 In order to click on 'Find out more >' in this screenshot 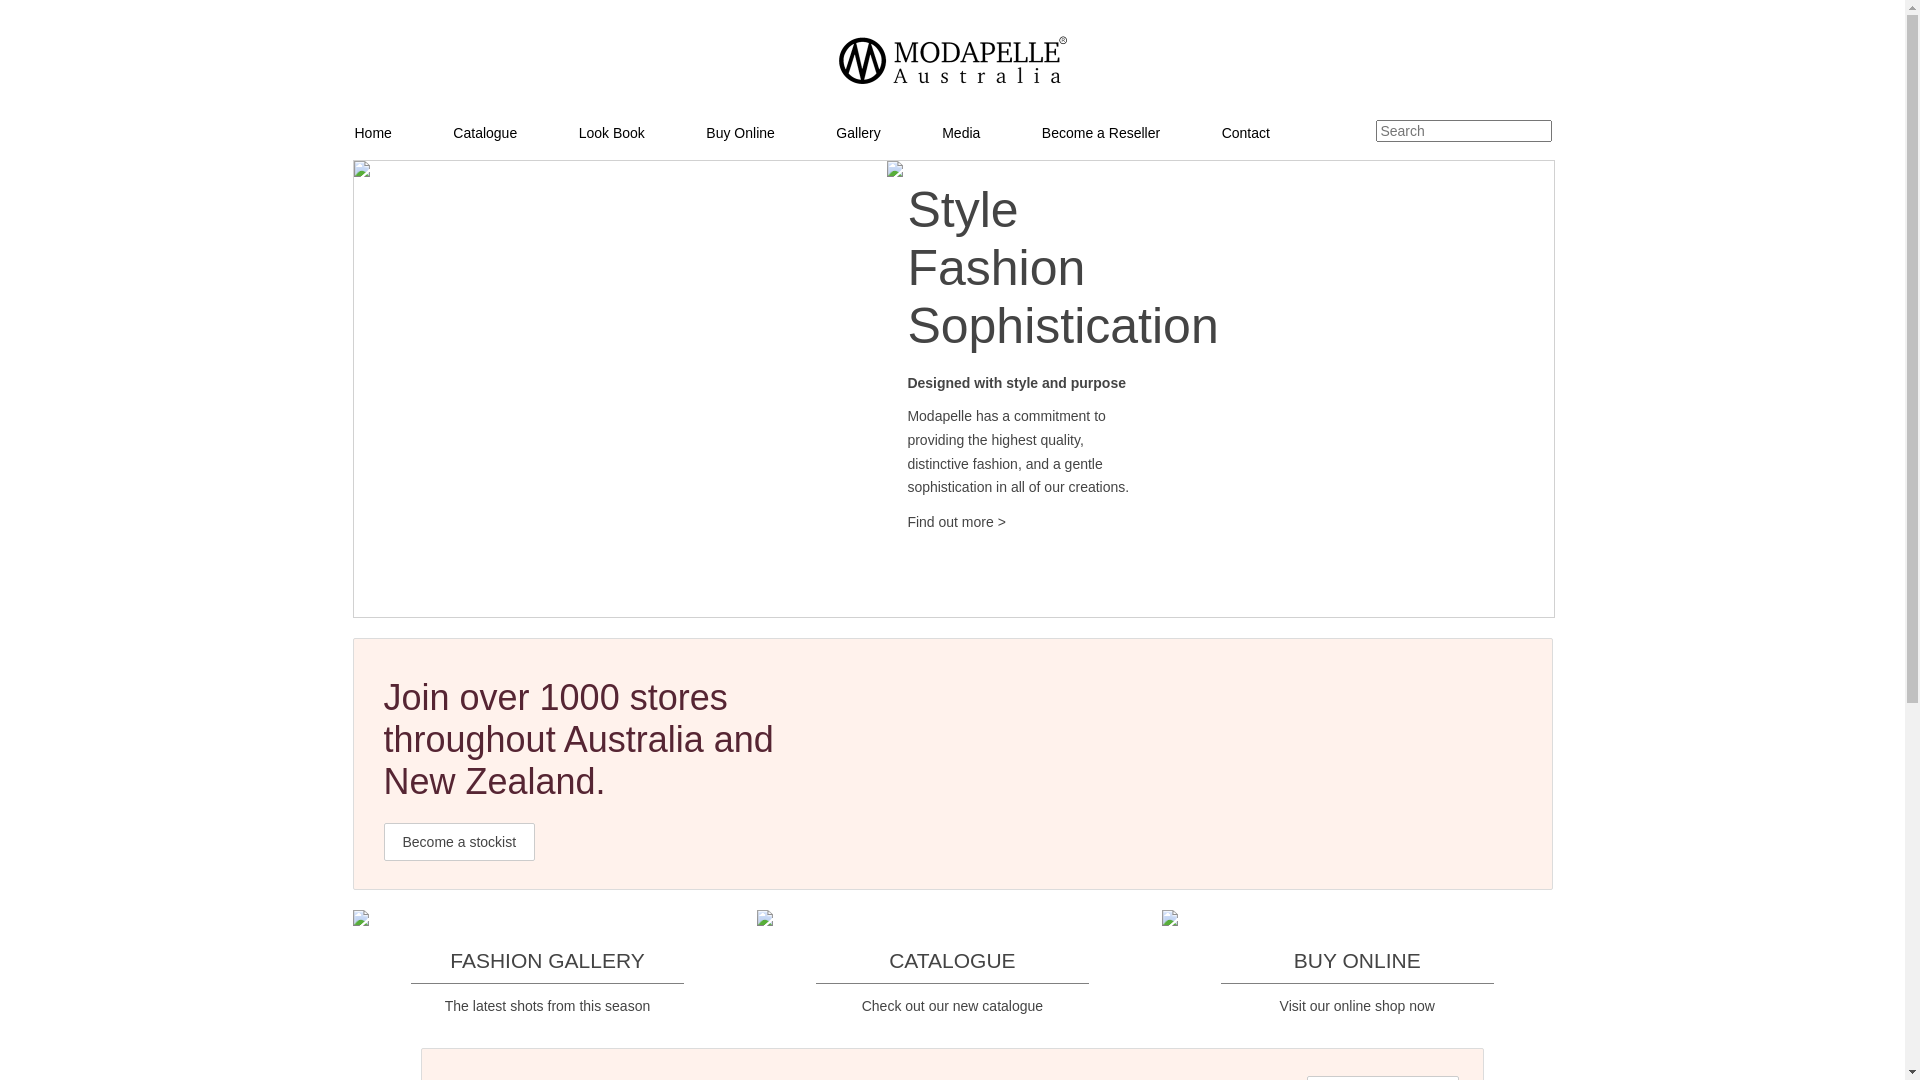, I will do `click(954, 520)`.